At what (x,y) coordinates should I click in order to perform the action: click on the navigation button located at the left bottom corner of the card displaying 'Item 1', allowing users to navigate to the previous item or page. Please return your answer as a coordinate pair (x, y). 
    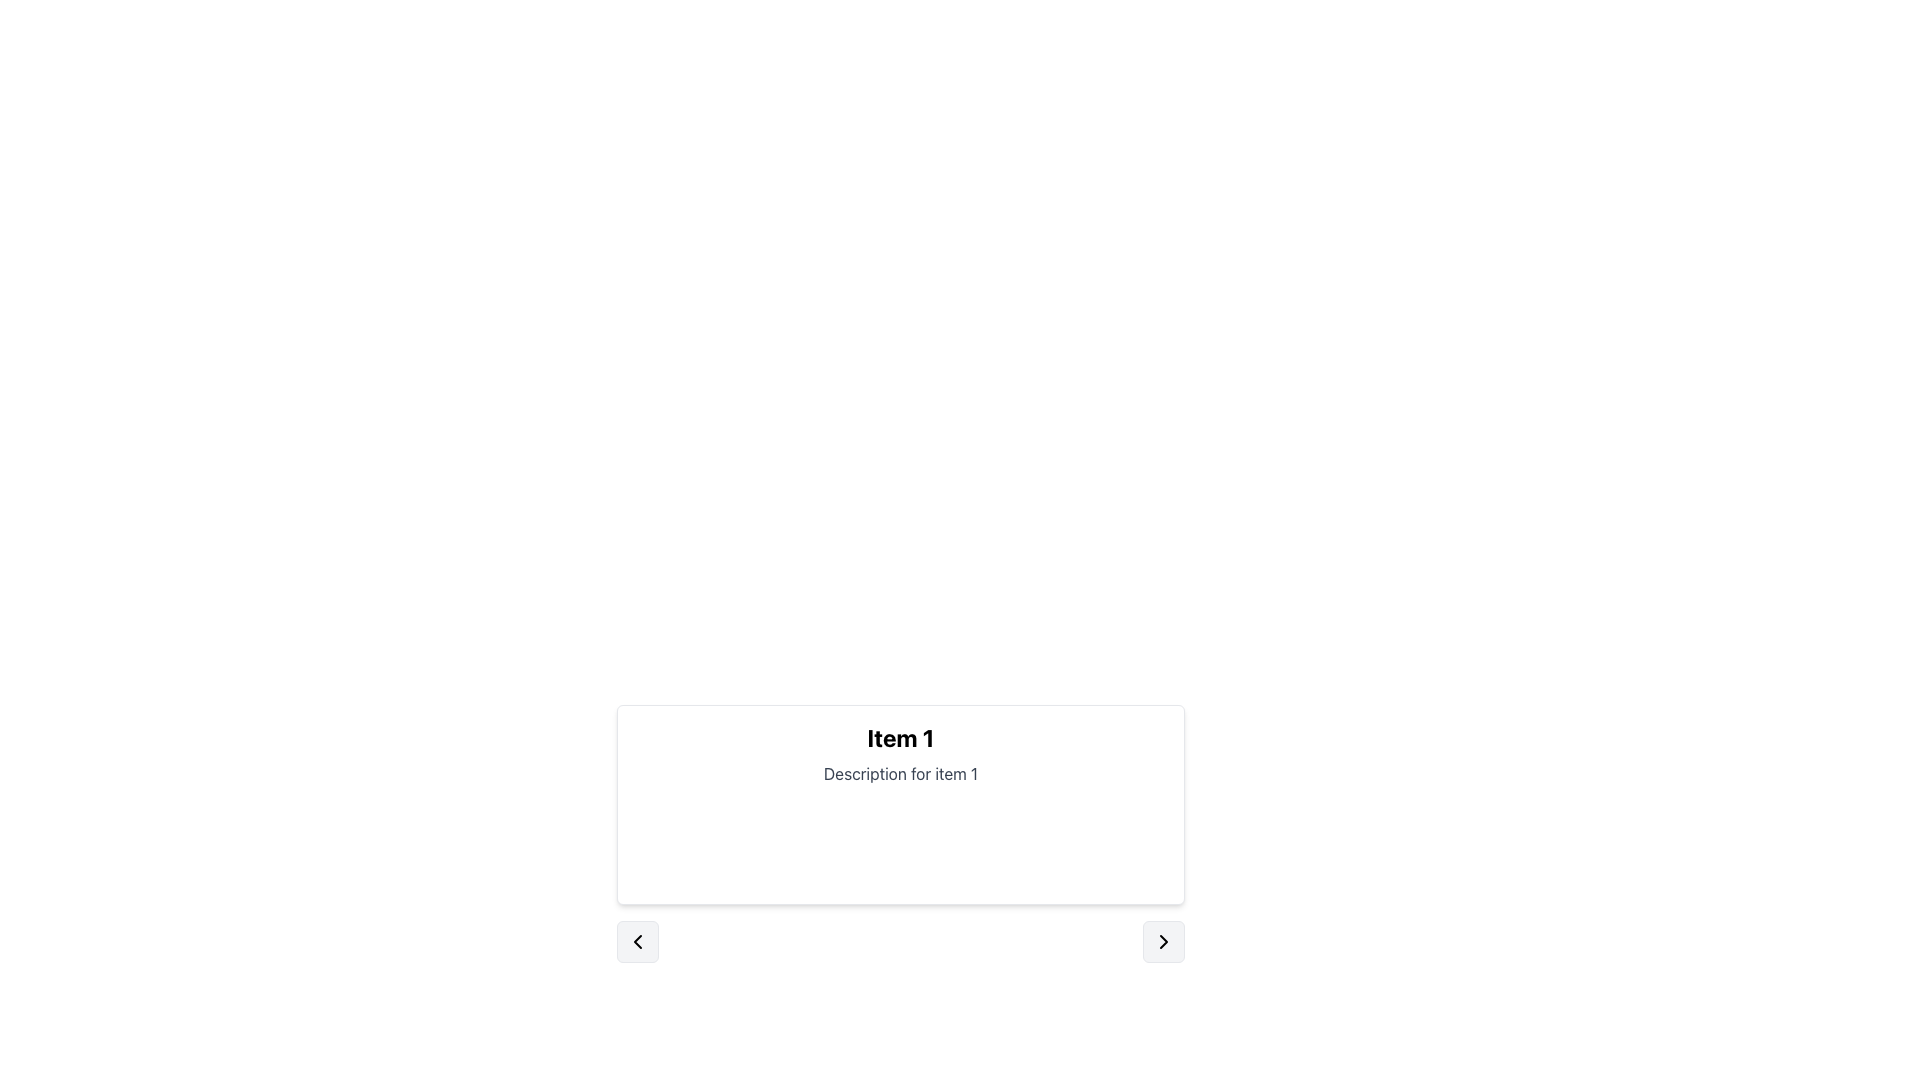
    Looking at the image, I should click on (637, 941).